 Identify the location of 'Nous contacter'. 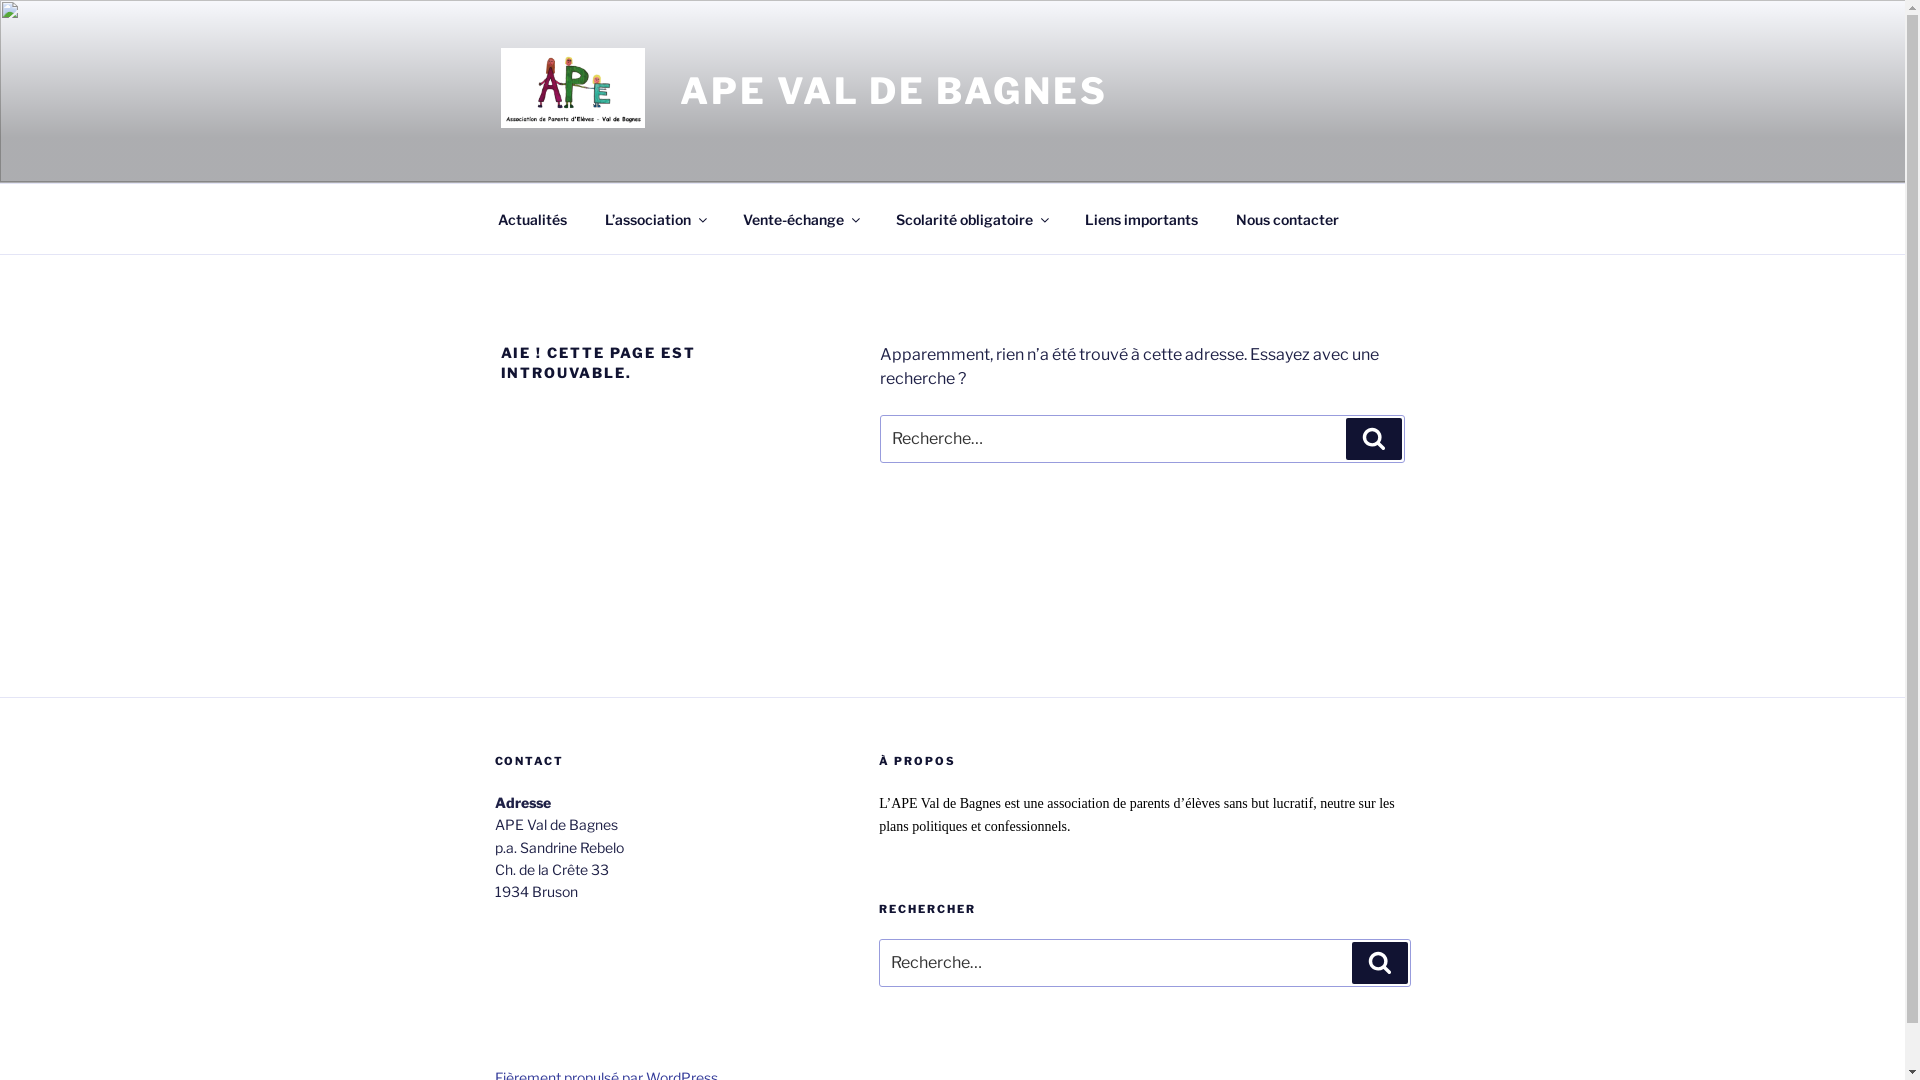
(1217, 218).